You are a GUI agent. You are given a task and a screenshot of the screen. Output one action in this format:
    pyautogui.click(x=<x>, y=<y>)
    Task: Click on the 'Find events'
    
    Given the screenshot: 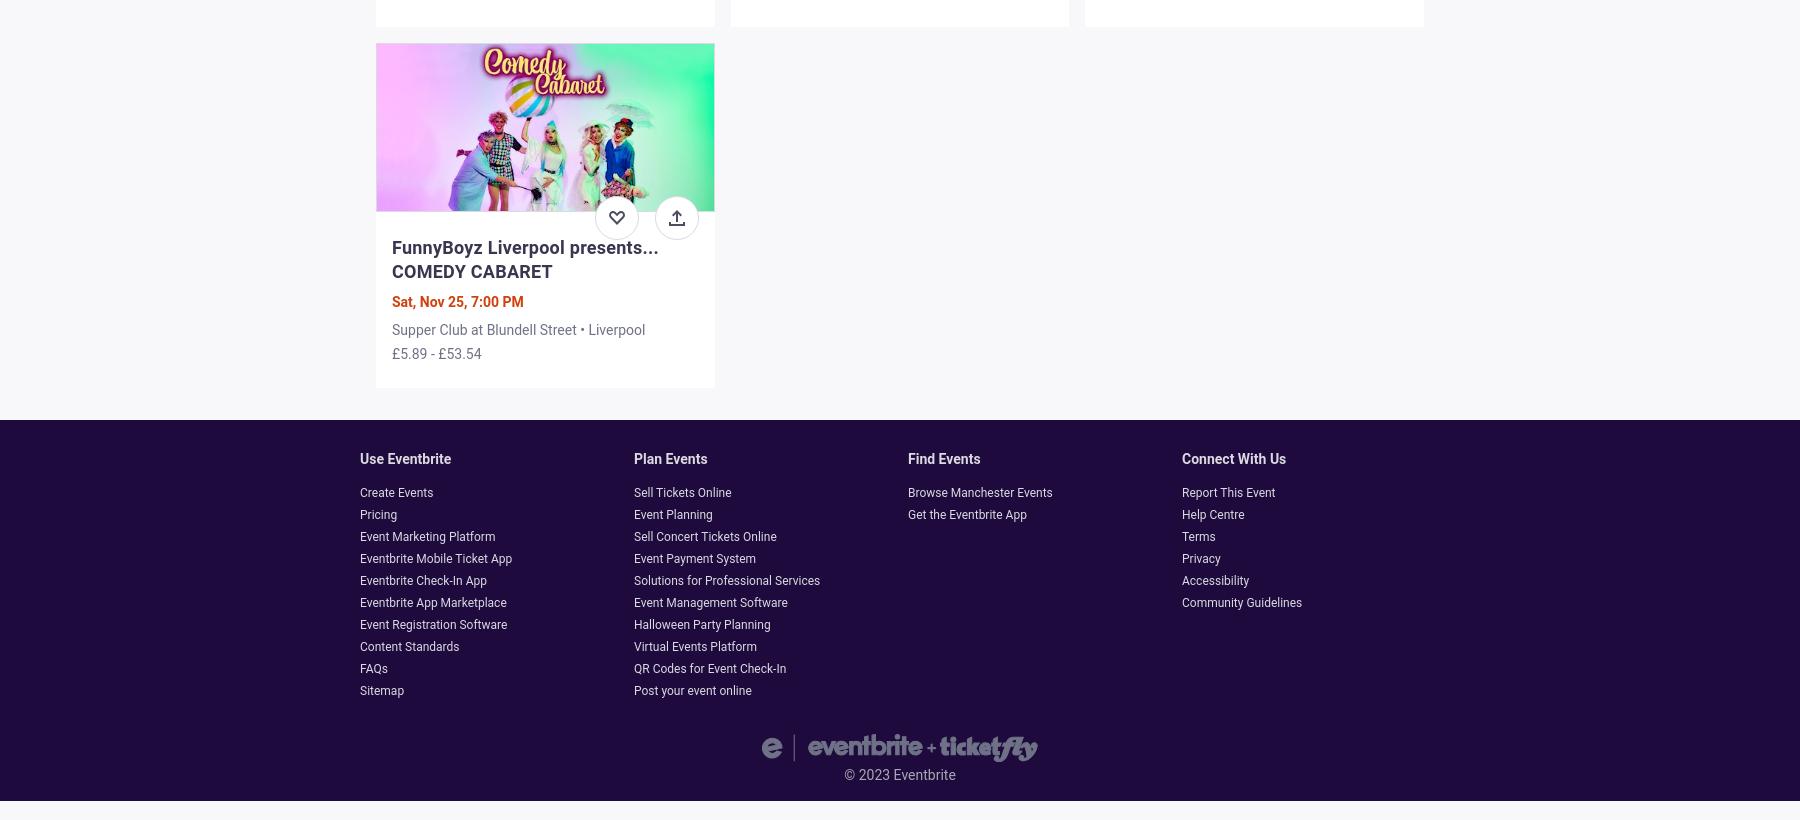 What is the action you would take?
    pyautogui.click(x=942, y=458)
    